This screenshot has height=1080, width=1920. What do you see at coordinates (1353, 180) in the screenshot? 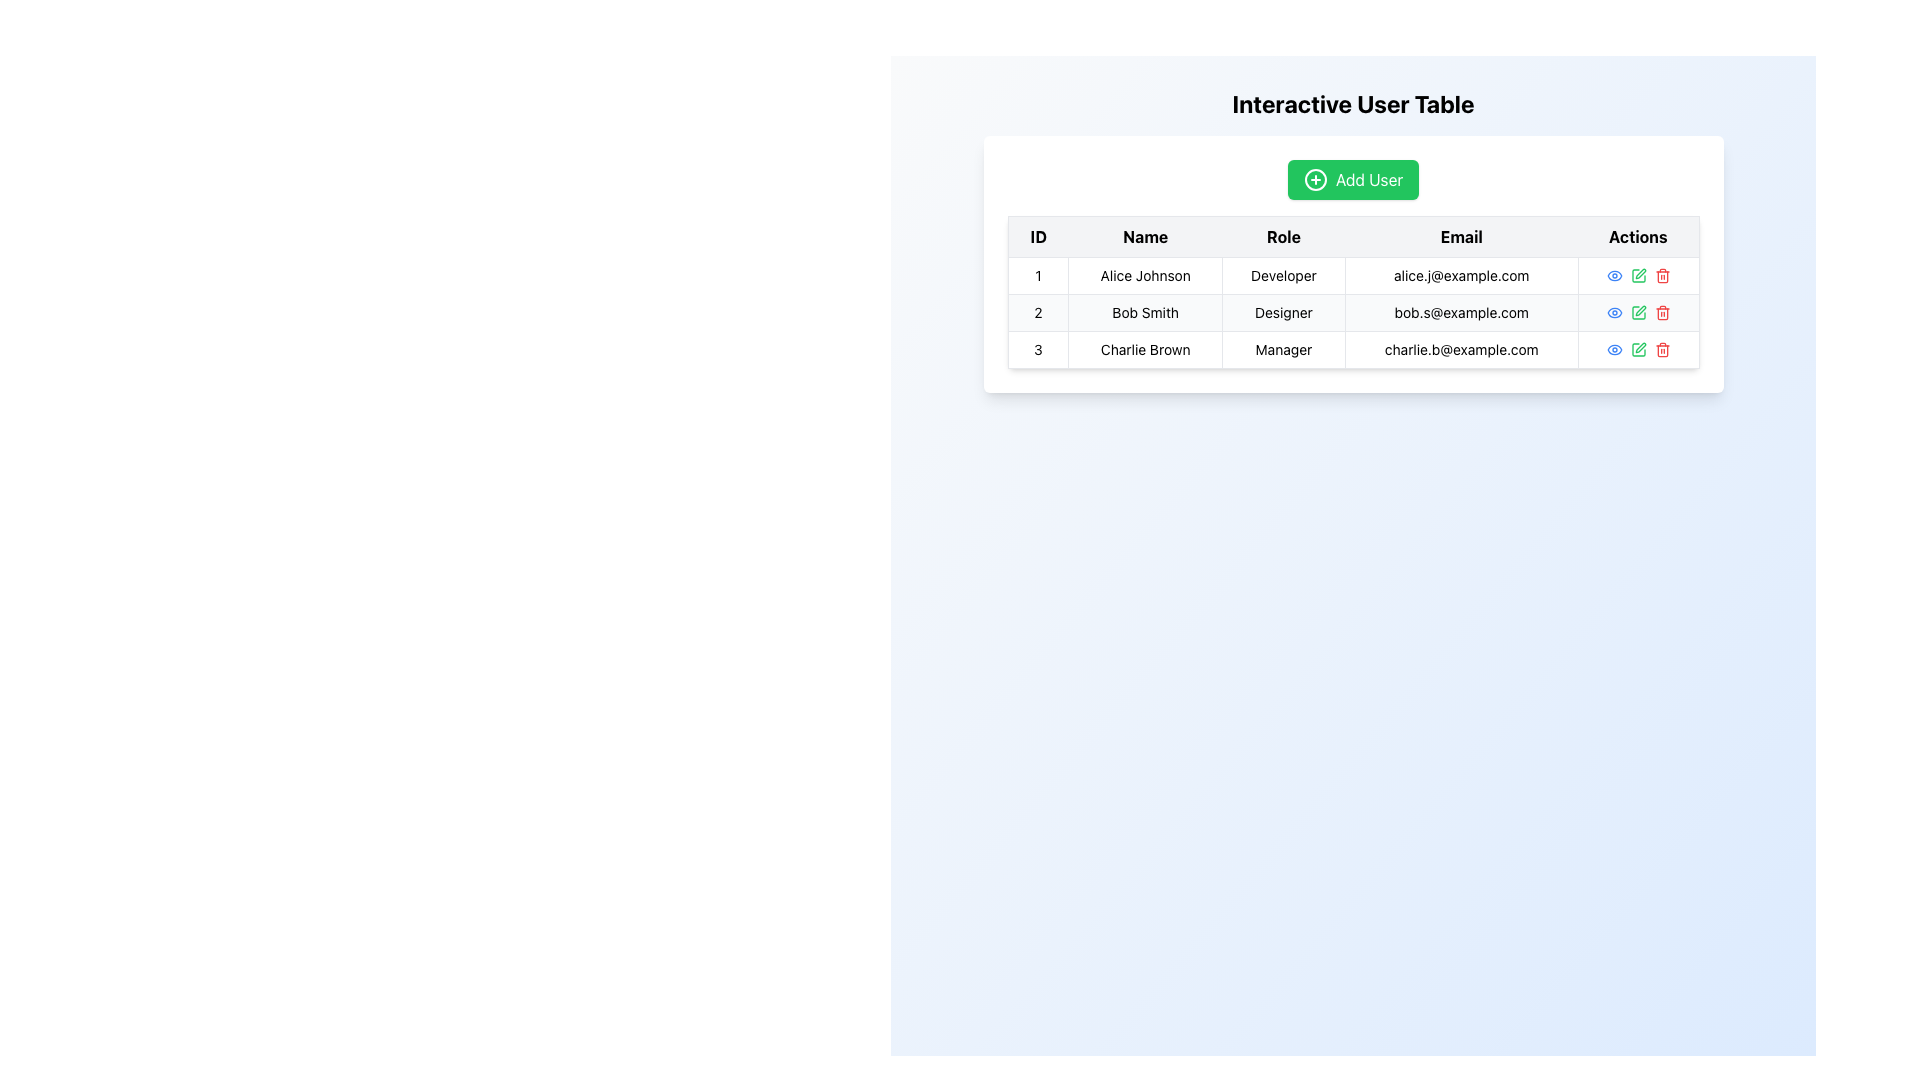
I see `the 'Add User' button located above the table` at bounding box center [1353, 180].